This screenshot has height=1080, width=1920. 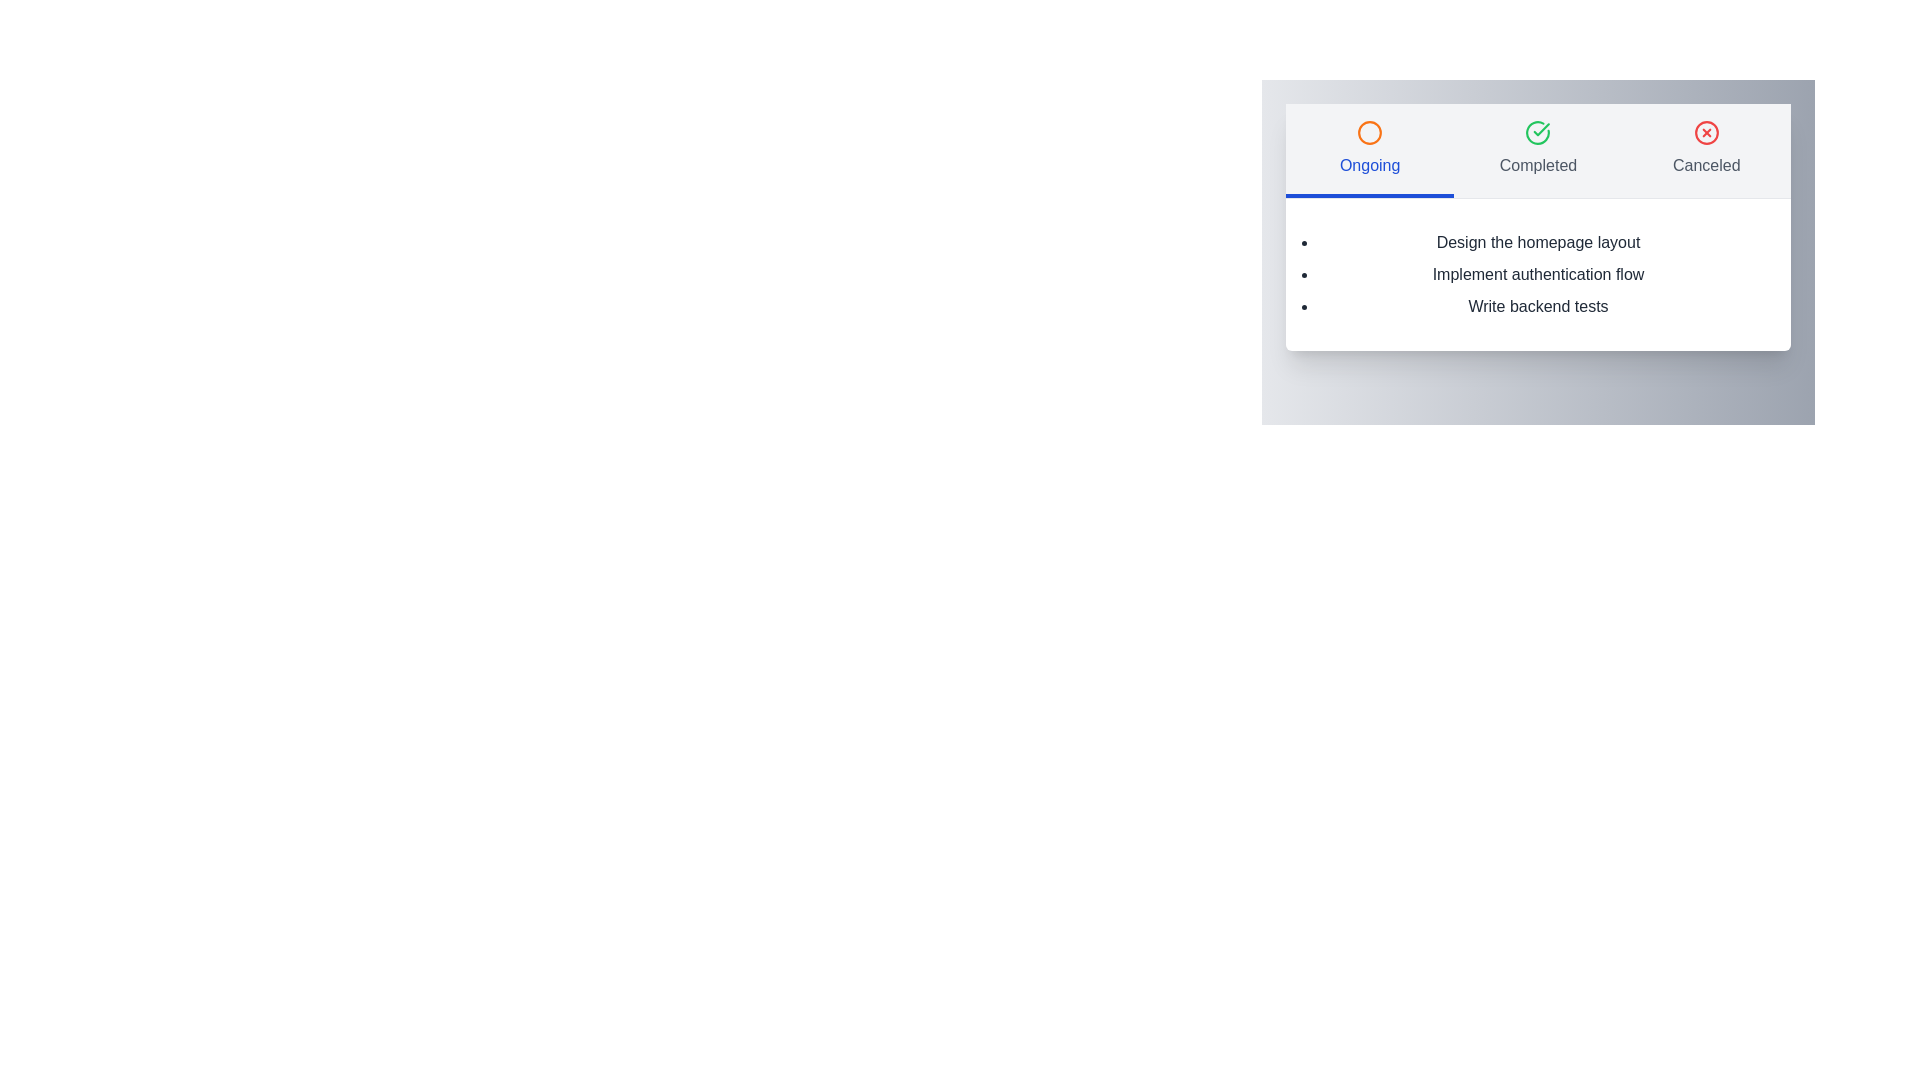 I want to click on the tab labeled Canceled to switch to the corresponding view, so click(x=1704, y=149).